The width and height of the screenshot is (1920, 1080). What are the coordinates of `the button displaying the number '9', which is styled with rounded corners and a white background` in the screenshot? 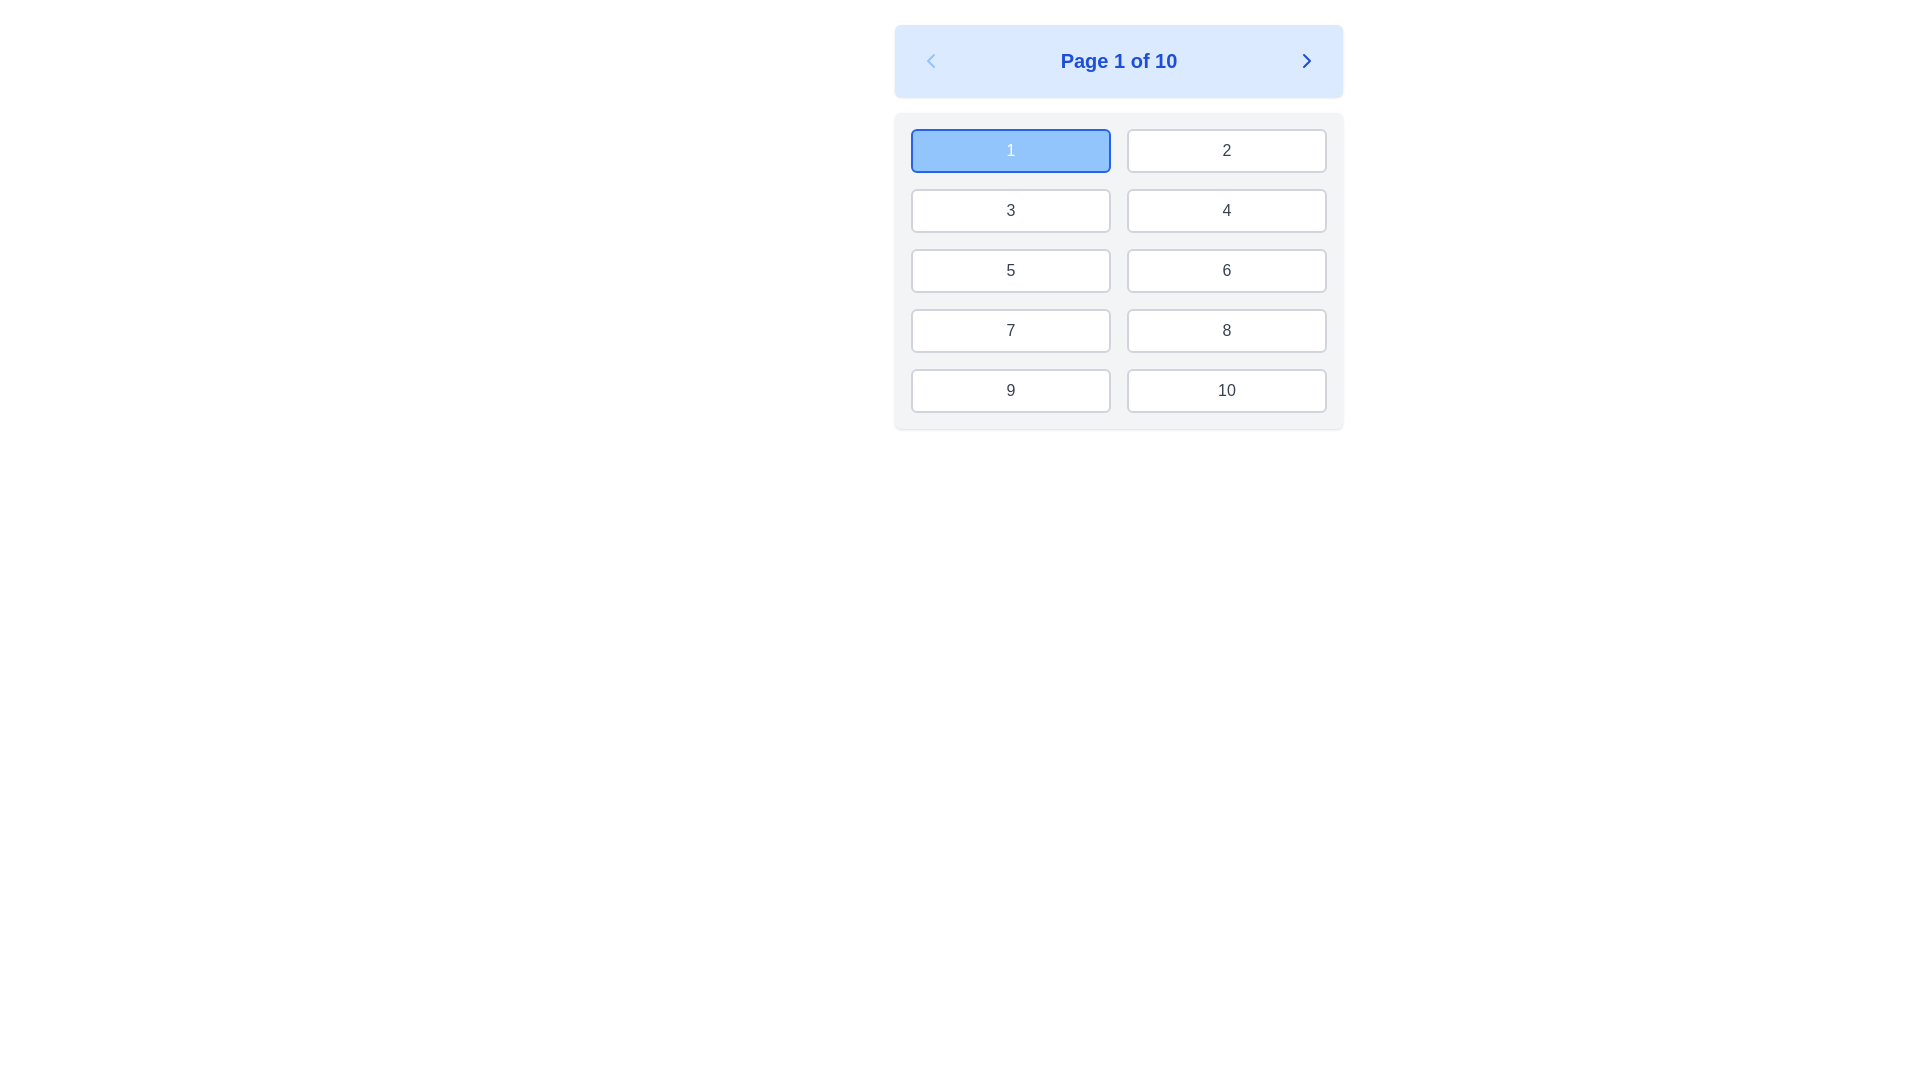 It's located at (1011, 390).